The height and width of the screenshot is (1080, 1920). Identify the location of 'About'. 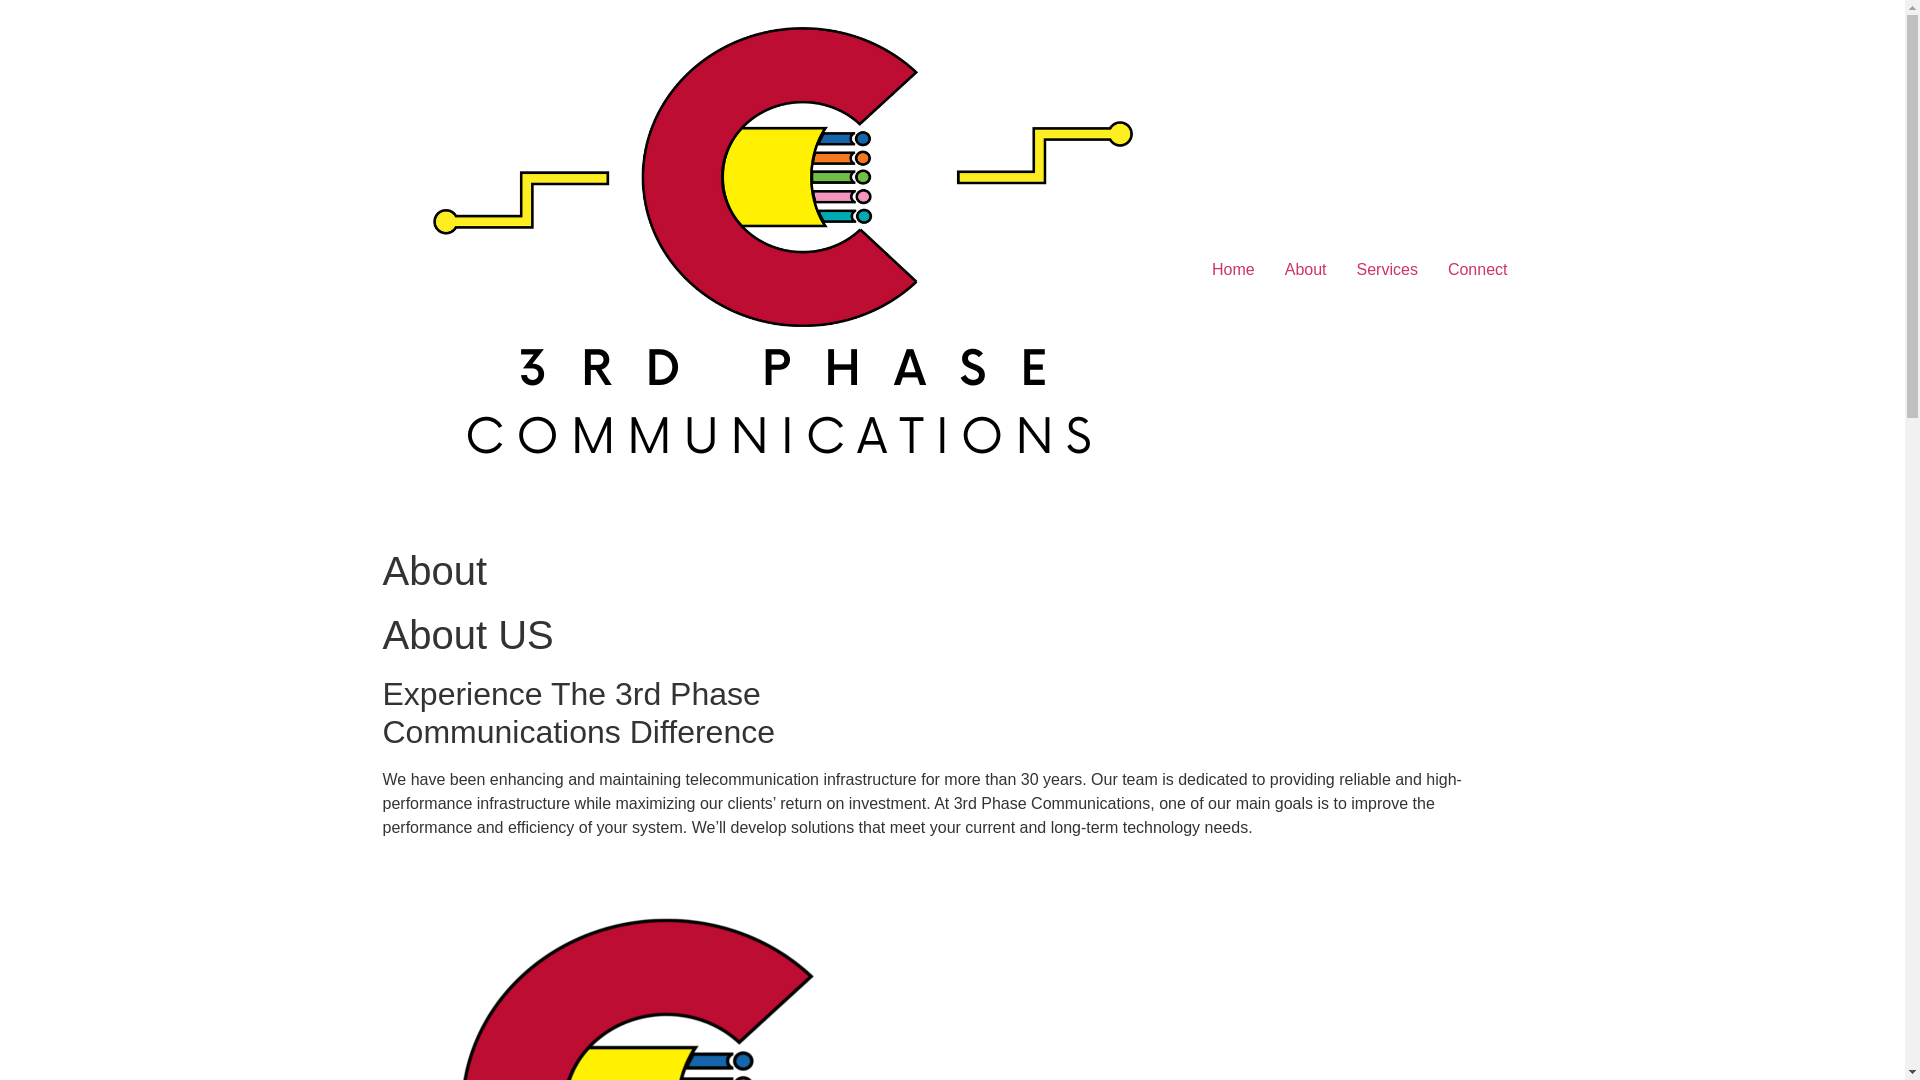
(1305, 270).